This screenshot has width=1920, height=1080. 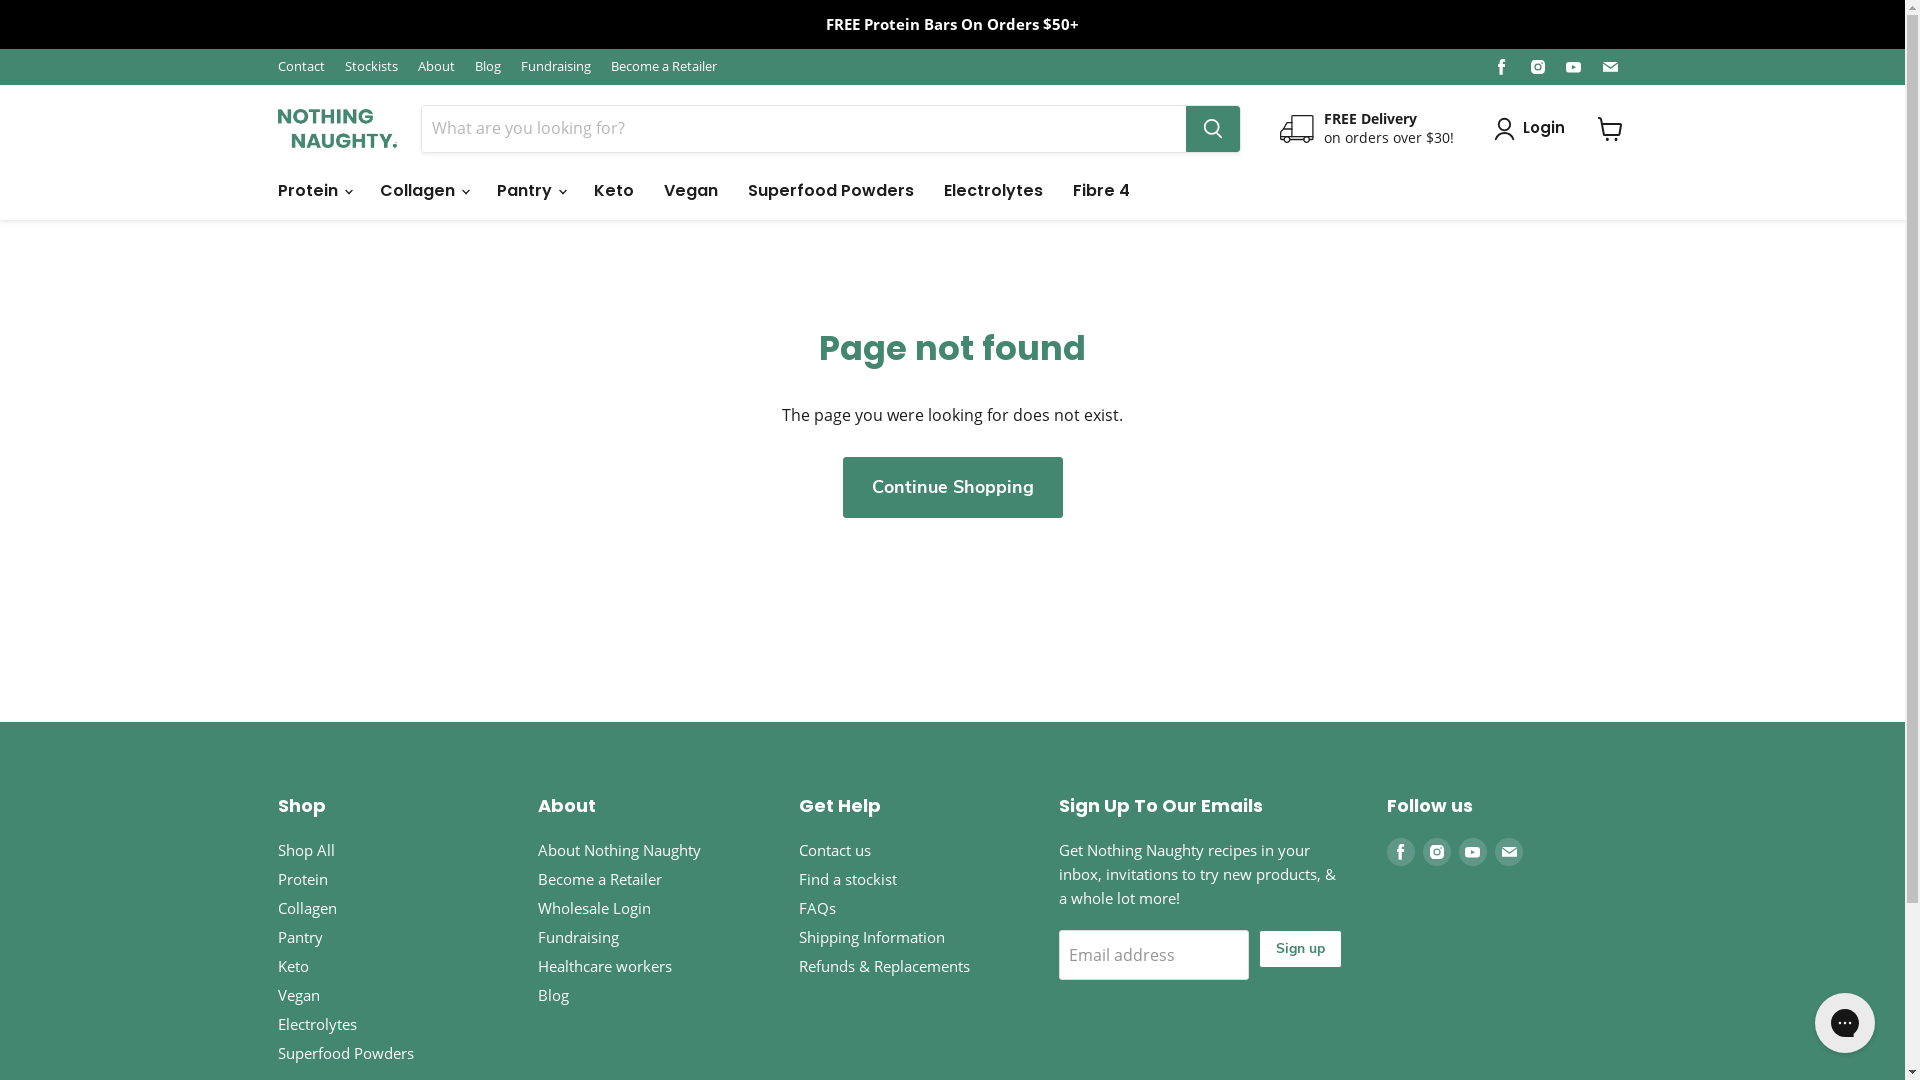 I want to click on 'Sign up', so click(x=1300, y=947).